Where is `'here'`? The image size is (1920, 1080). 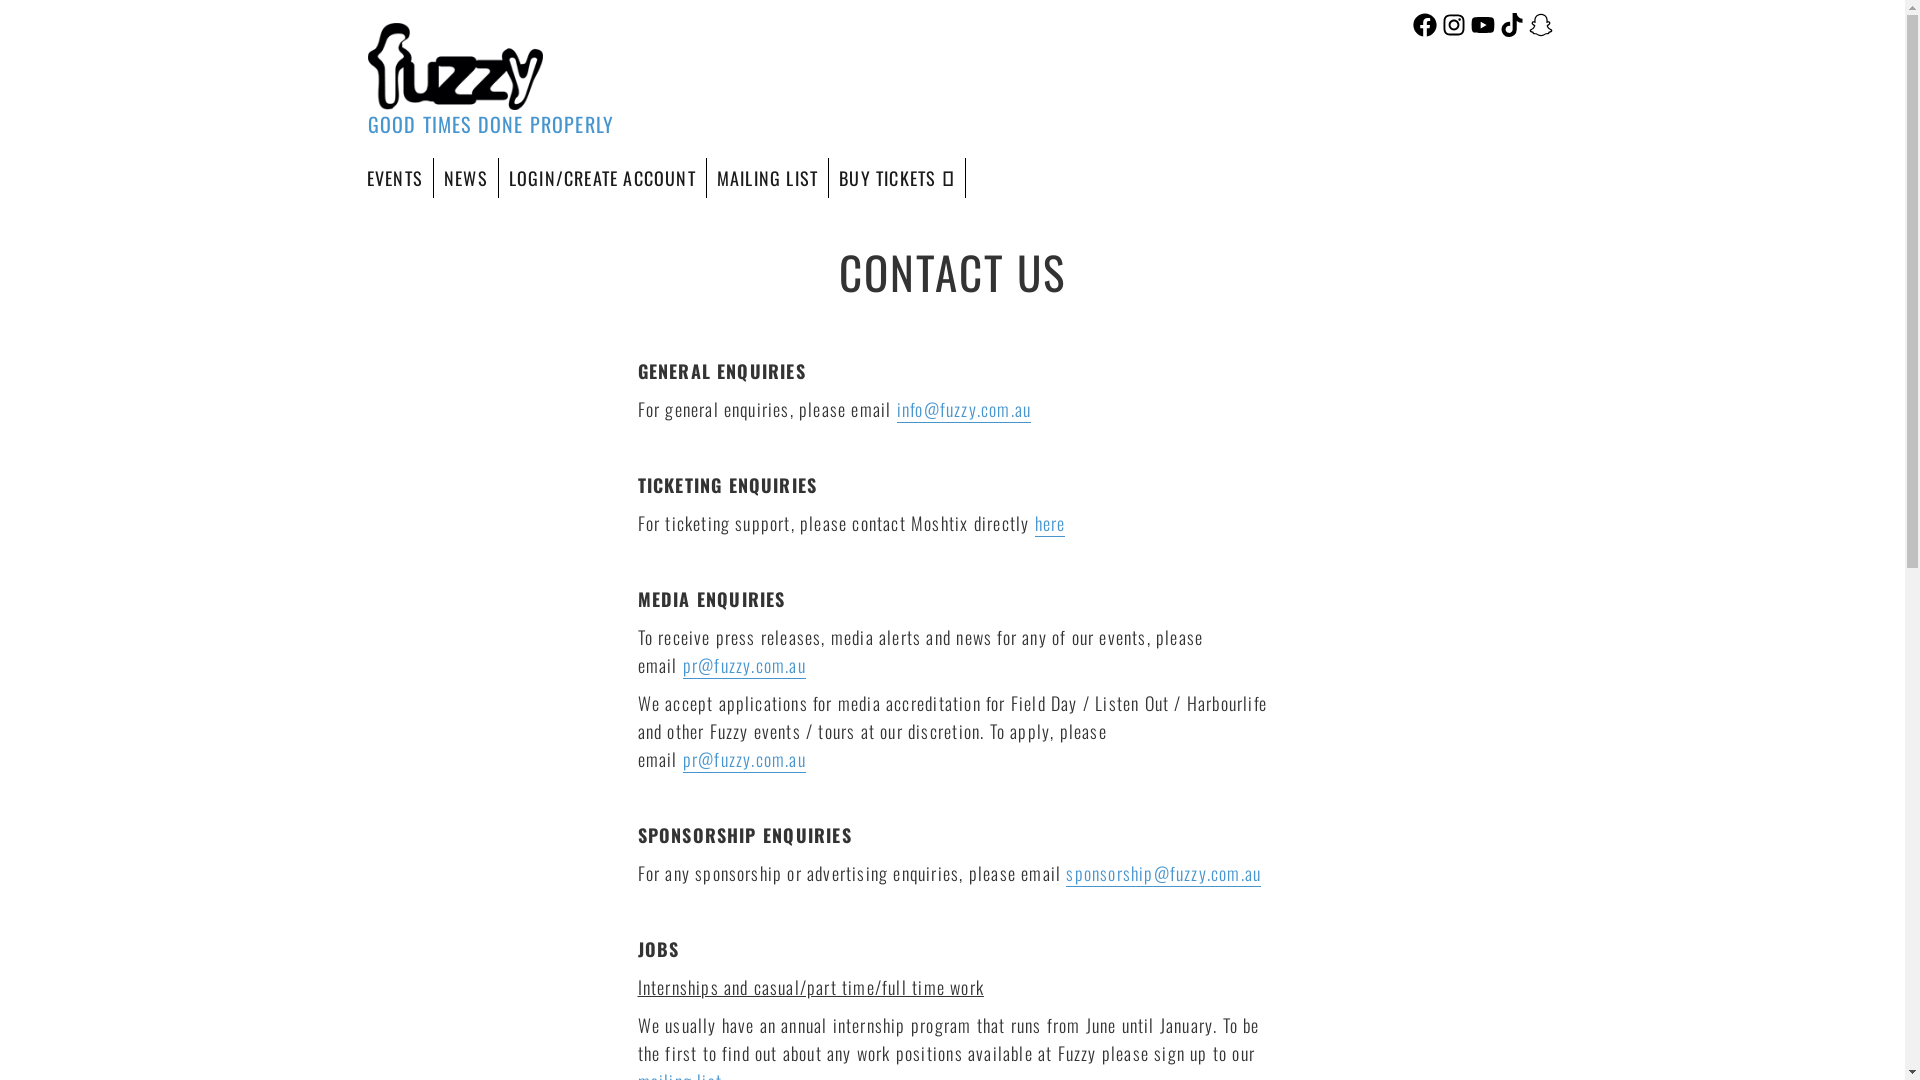
'here' is located at coordinates (1049, 522).